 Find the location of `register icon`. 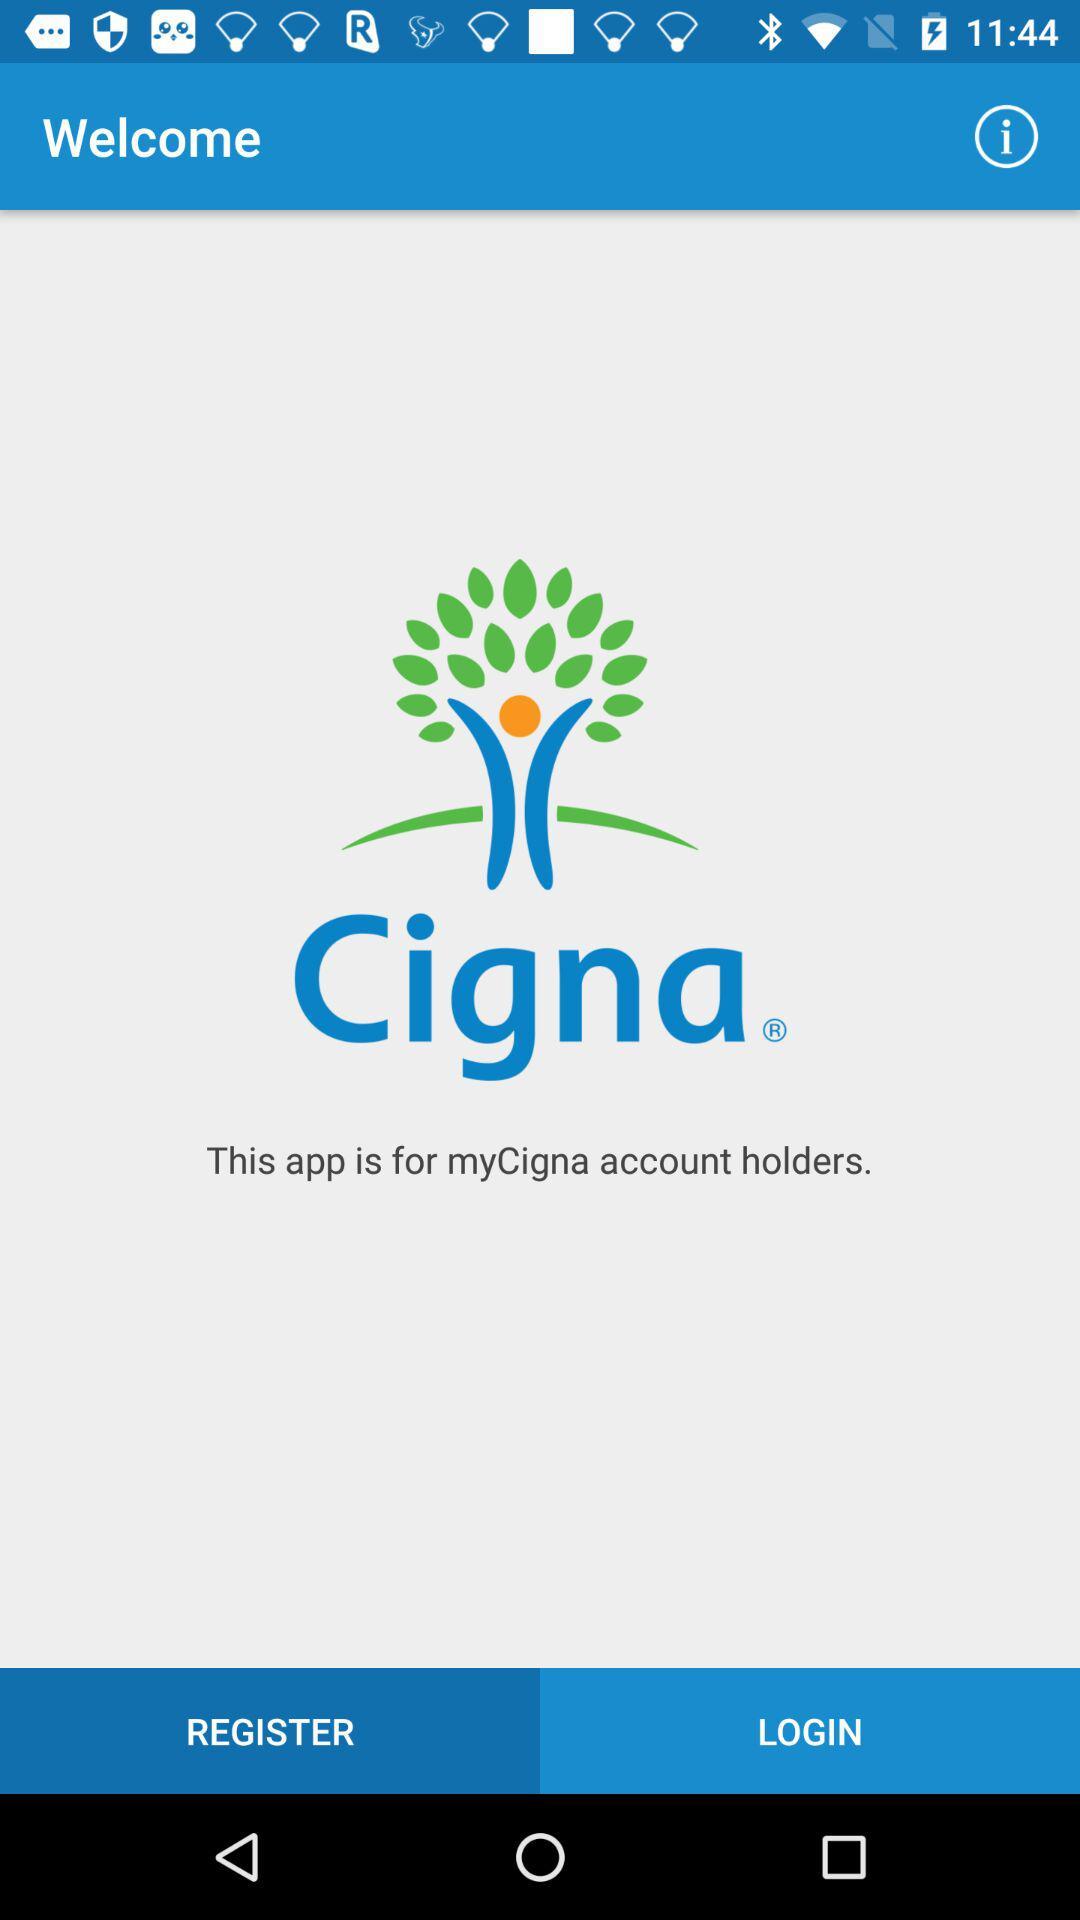

register icon is located at coordinates (270, 1730).